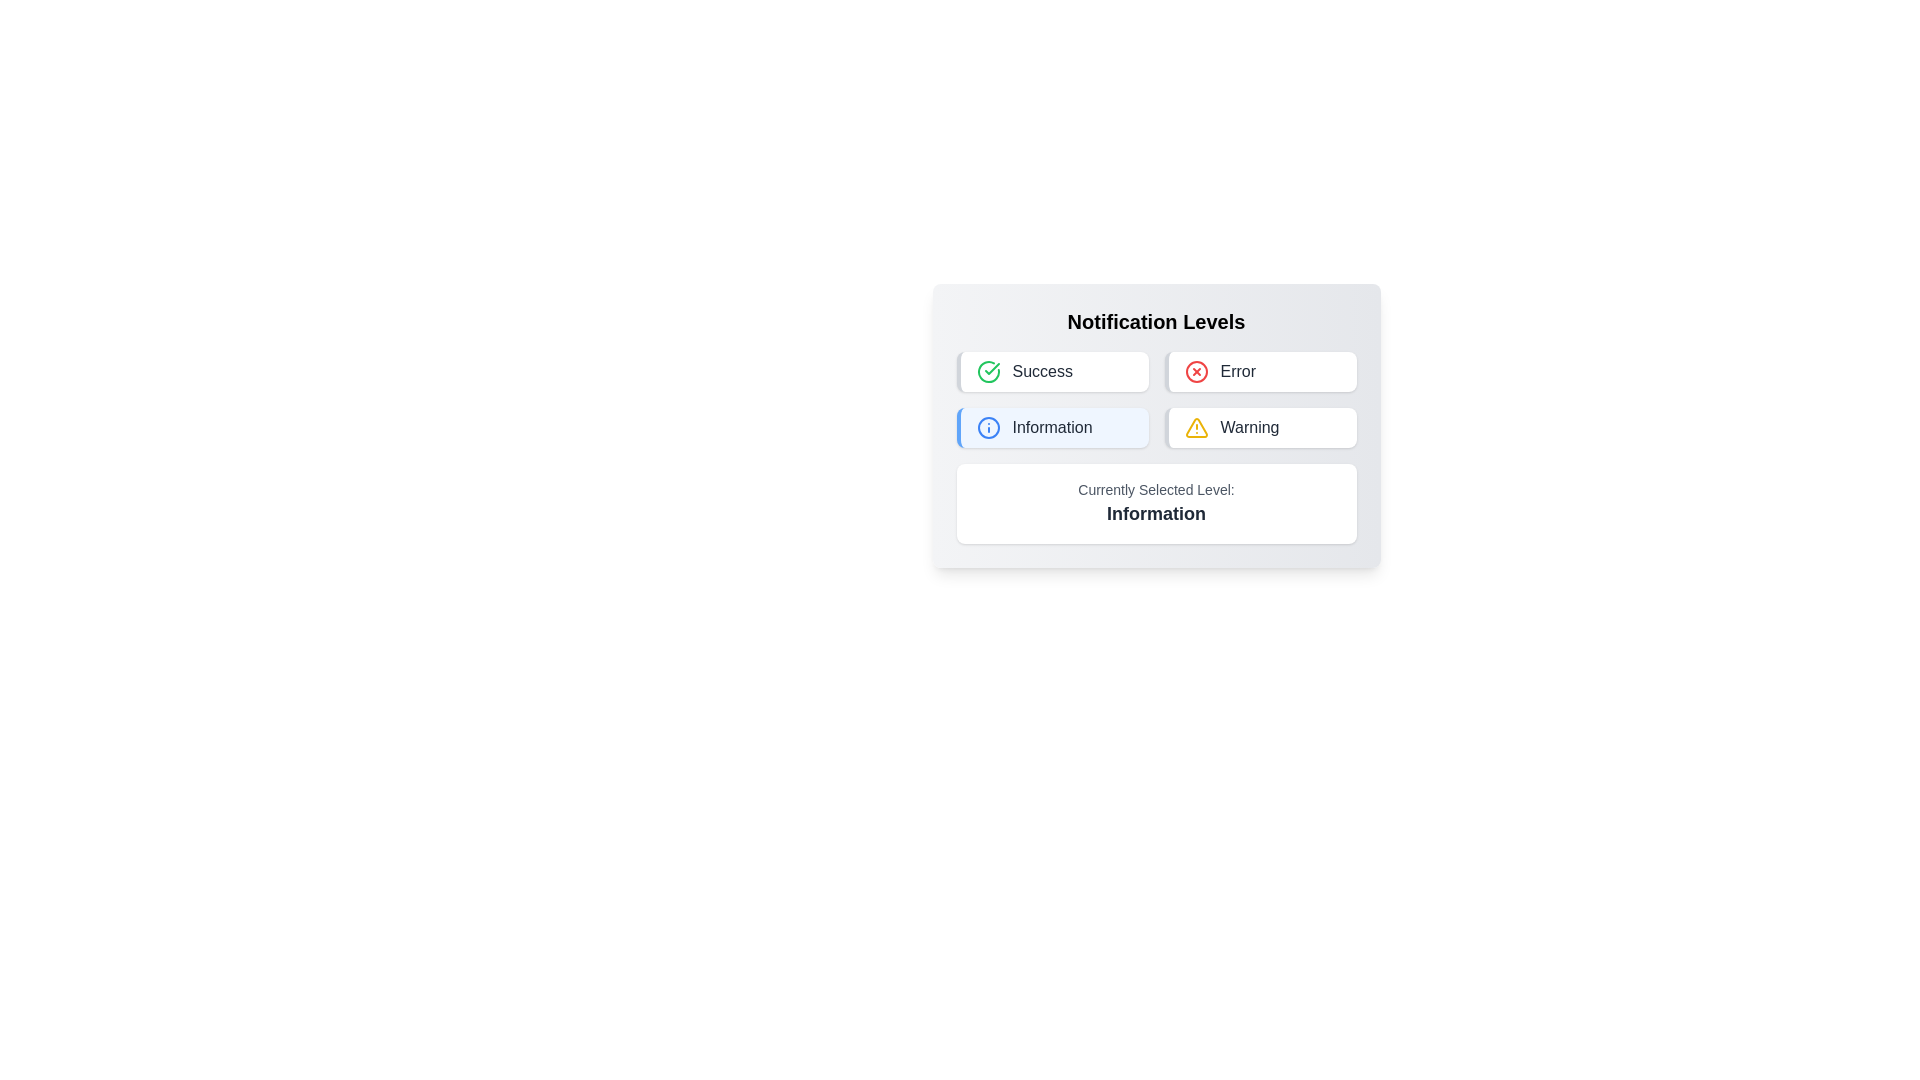 This screenshot has width=1920, height=1080. I want to click on the button corresponding to the notification level Error, so click(1259, 371).